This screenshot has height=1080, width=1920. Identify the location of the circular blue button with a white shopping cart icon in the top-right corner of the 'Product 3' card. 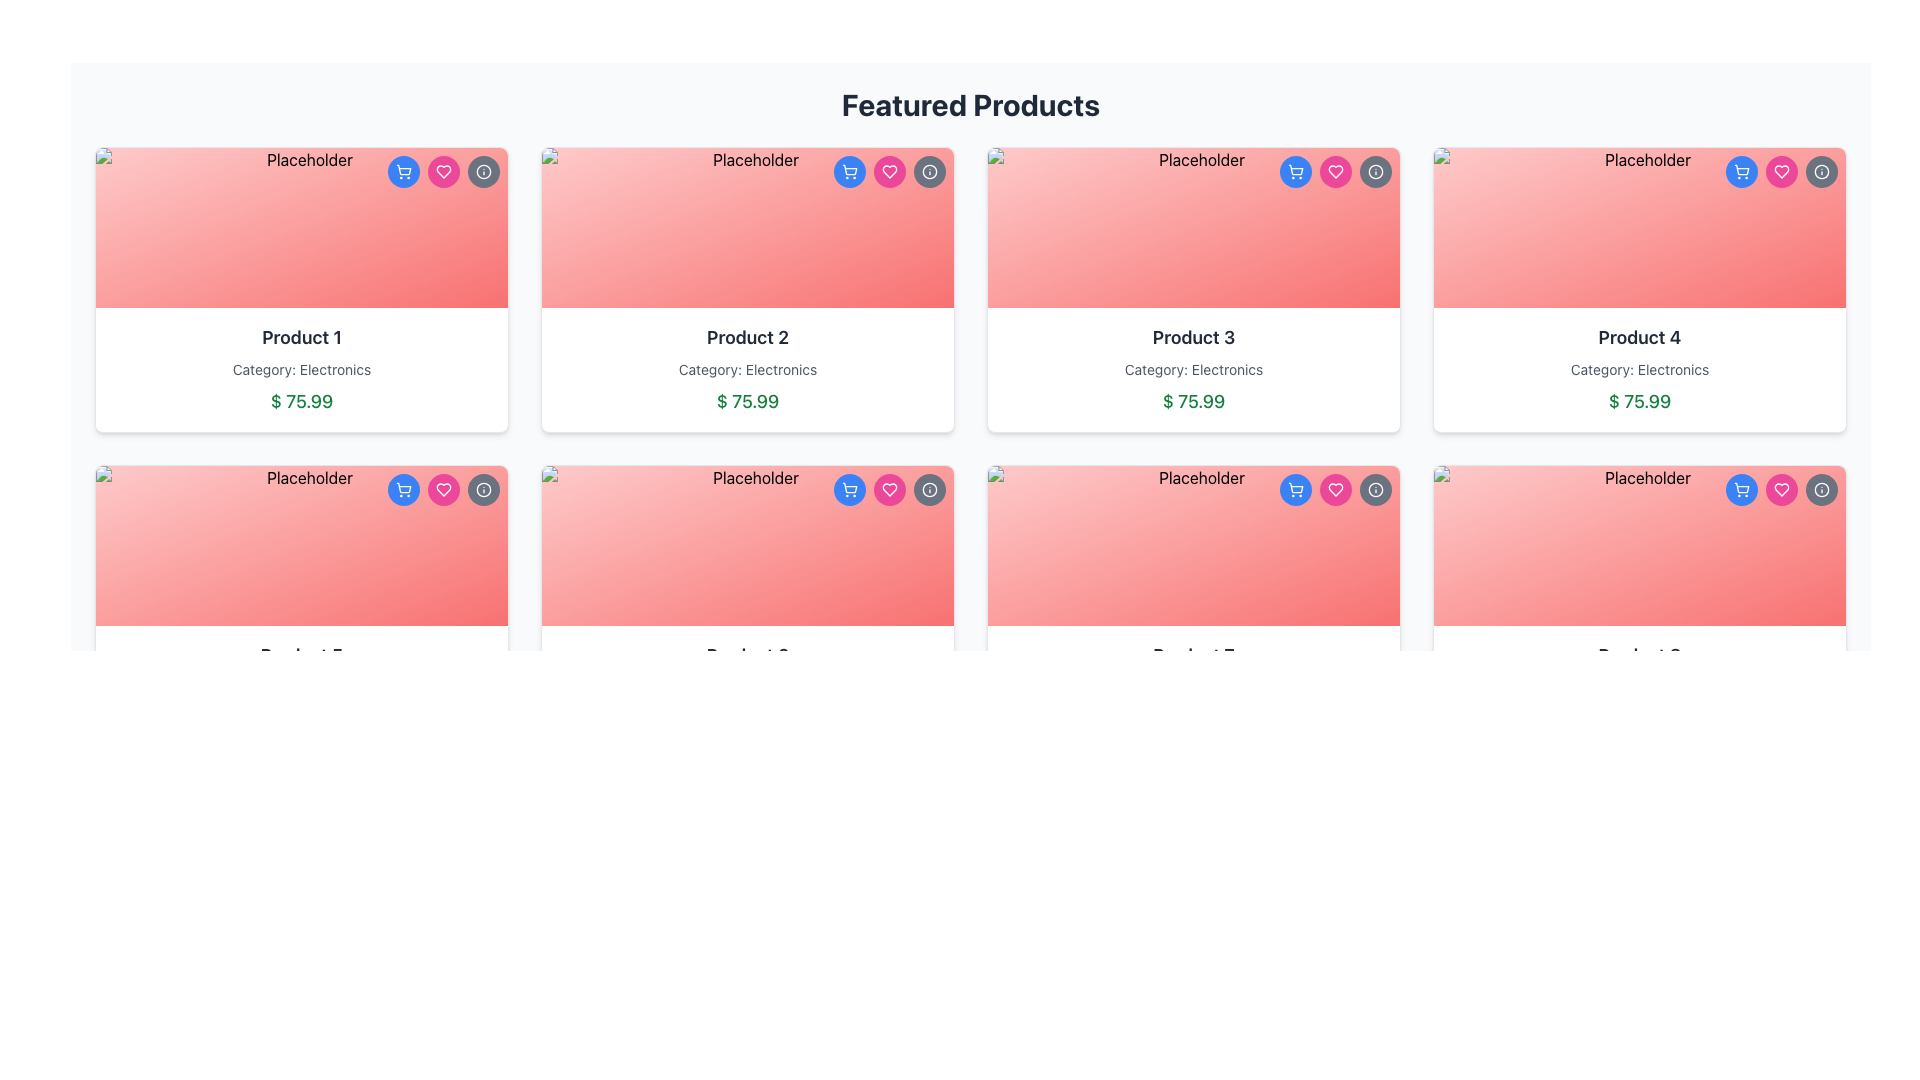
(1296, 489).